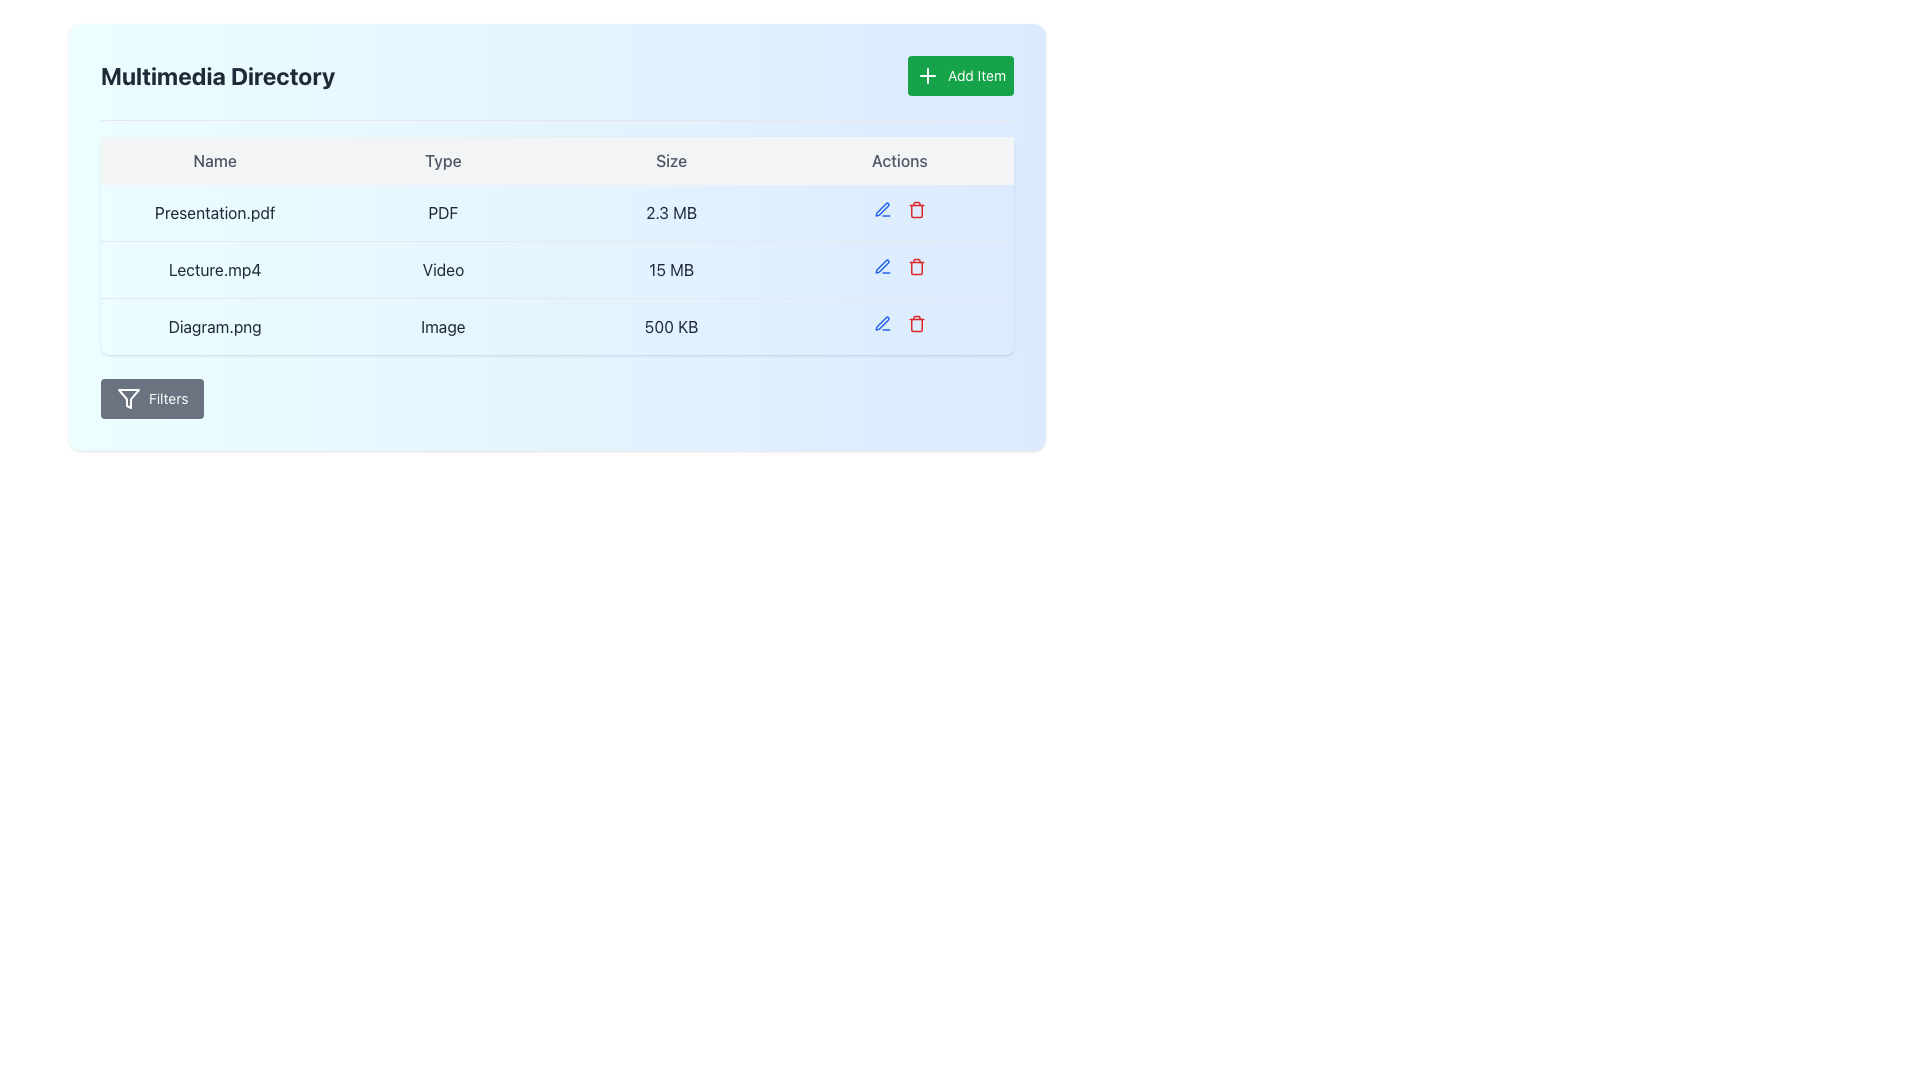 The image size is (1920, 1080). Describe the element at coordinates (671, 160) in the screenshot. I see `the 'Size' header label in the table, which is the third column indicating the data category for the contents below it` at that location.